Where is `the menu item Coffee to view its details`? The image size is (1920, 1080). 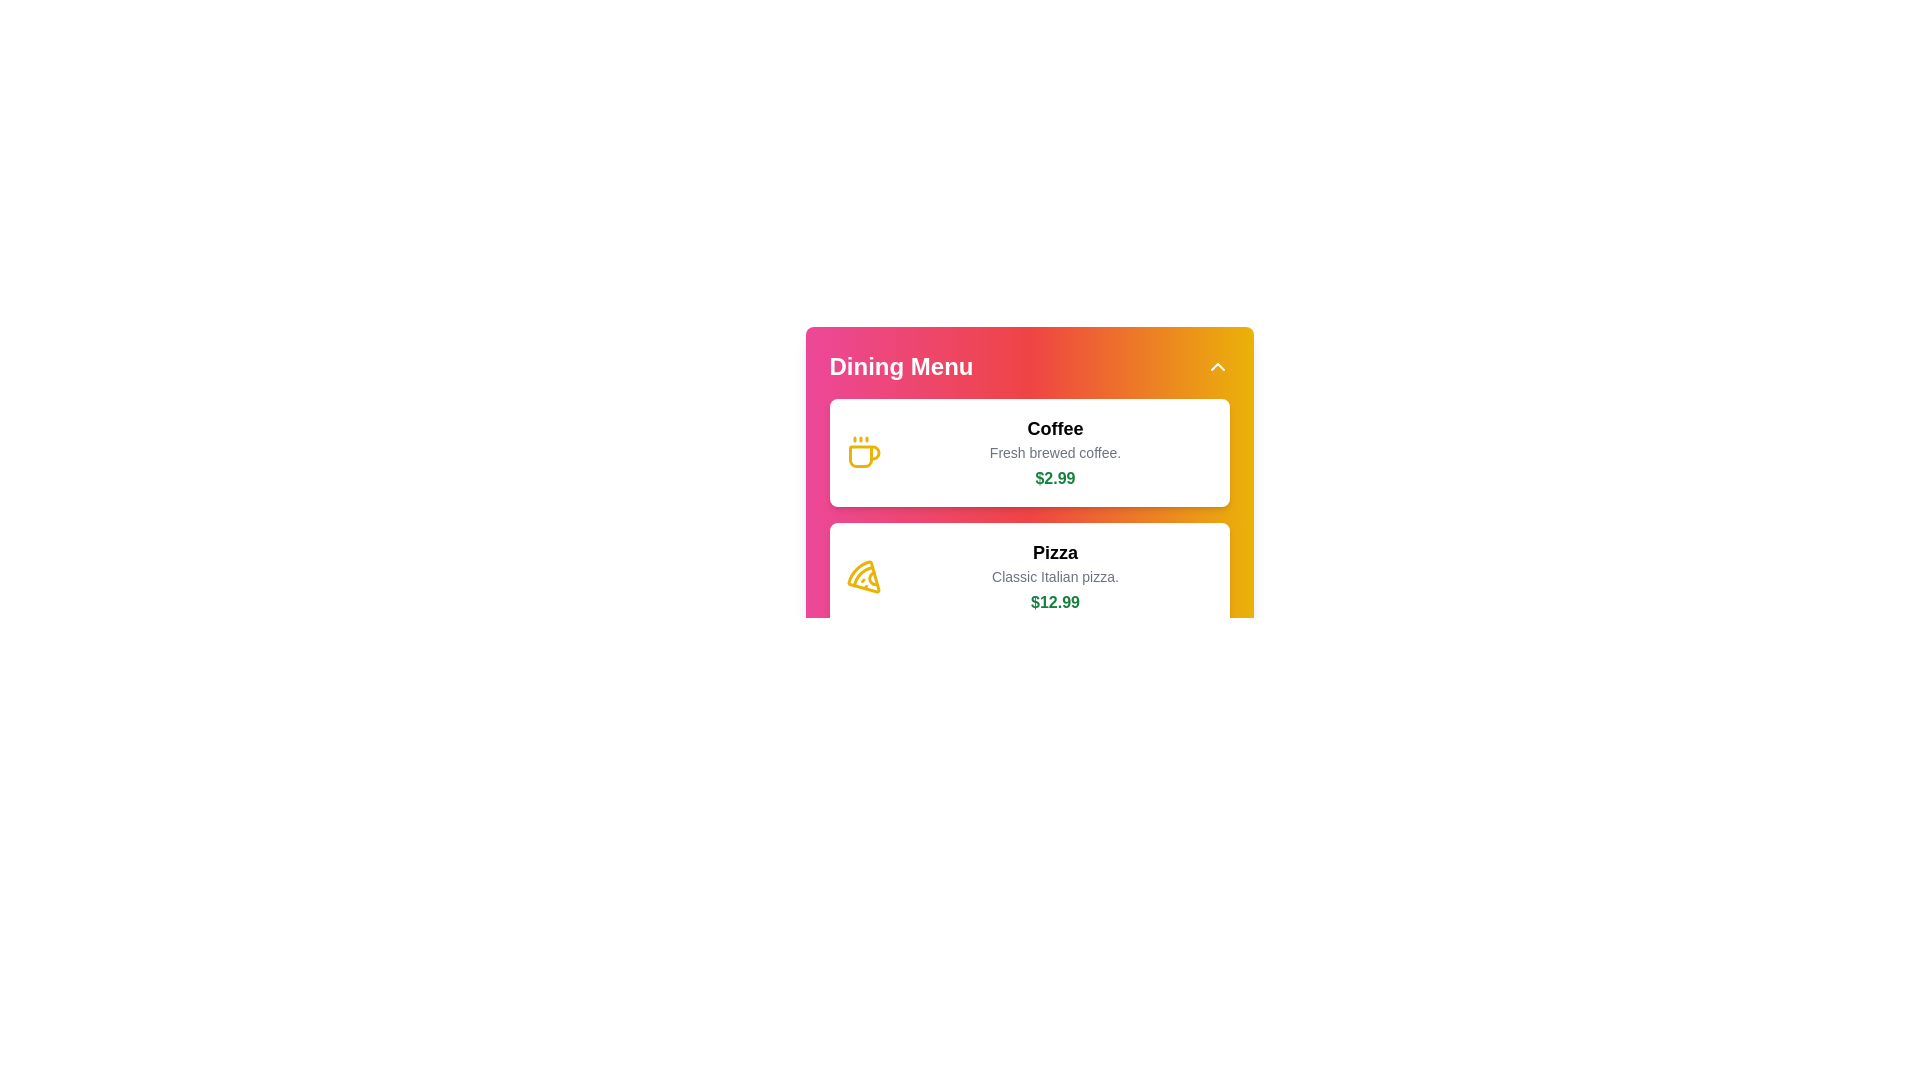 the menu item Coffee to view its details is located at coordinates (1029, 452).